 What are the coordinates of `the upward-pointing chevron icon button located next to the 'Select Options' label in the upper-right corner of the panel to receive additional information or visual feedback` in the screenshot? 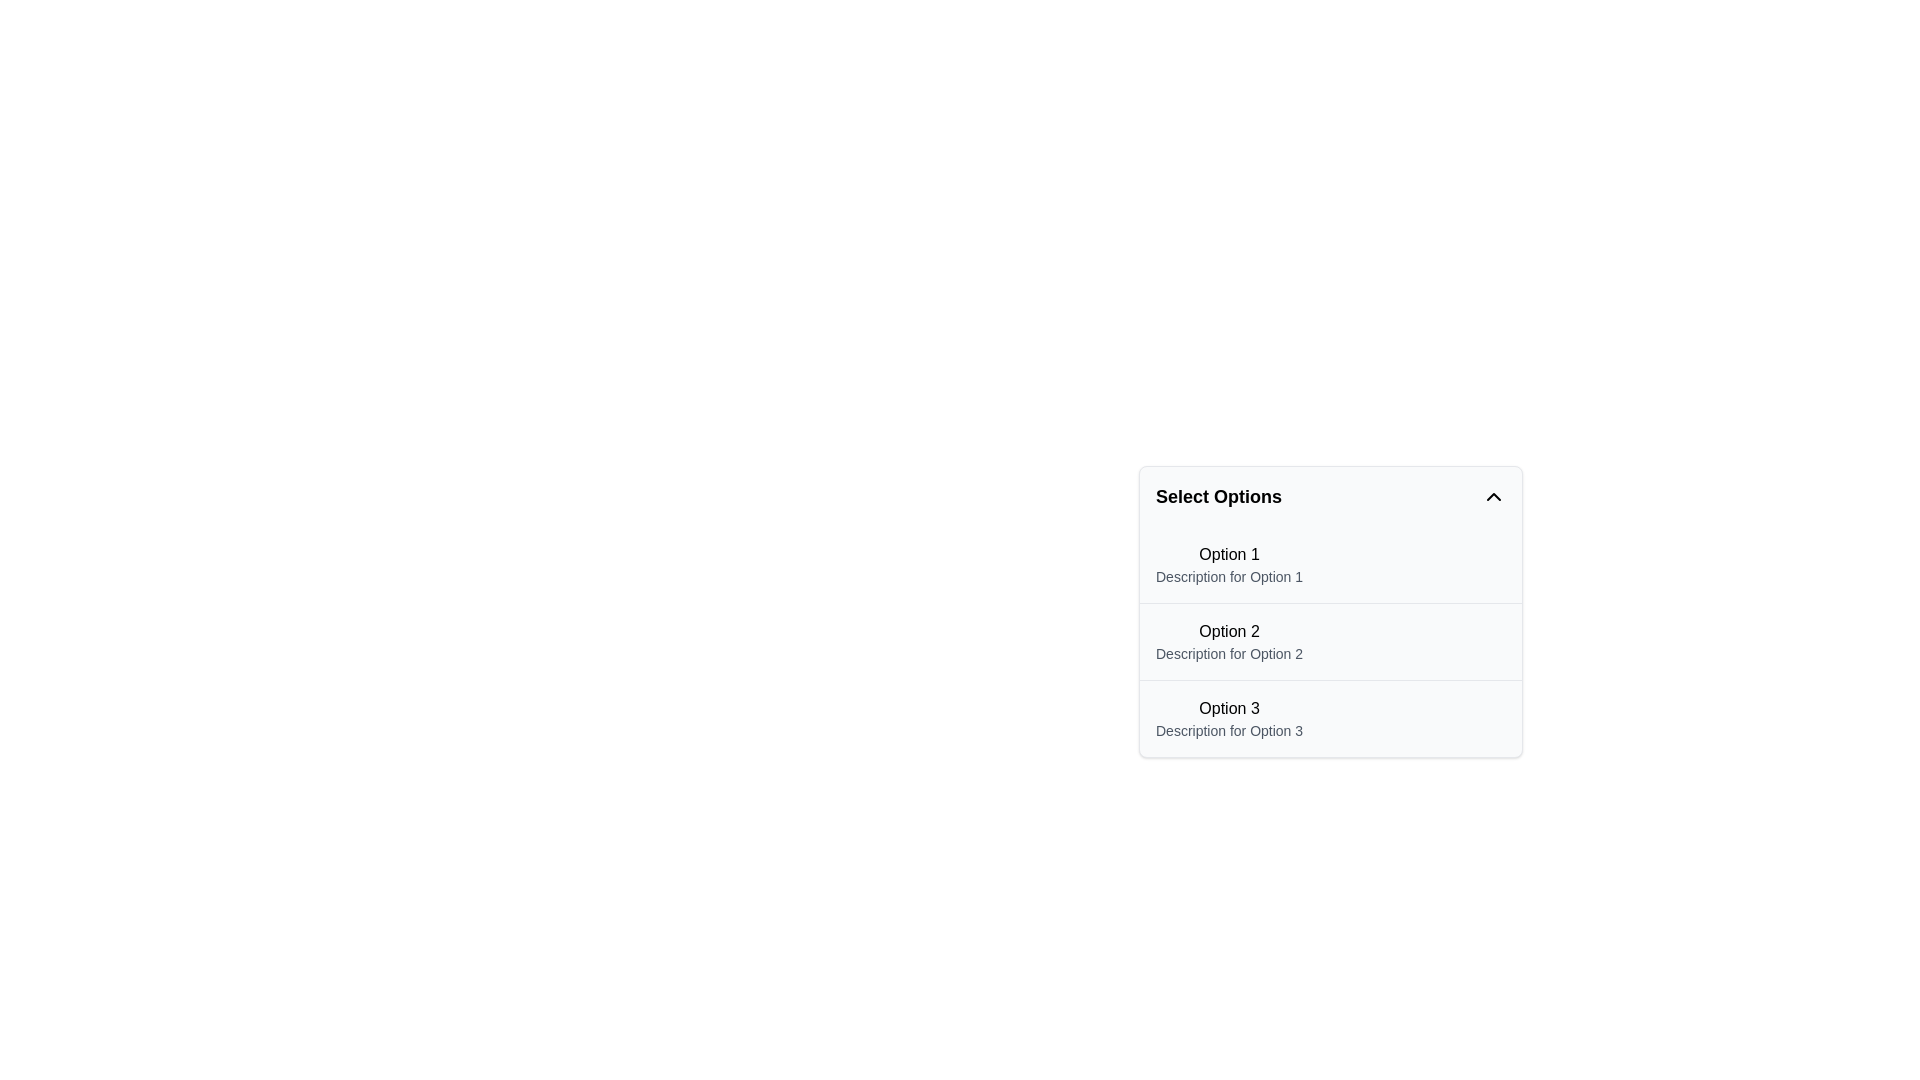 It's located at (1493, 496).